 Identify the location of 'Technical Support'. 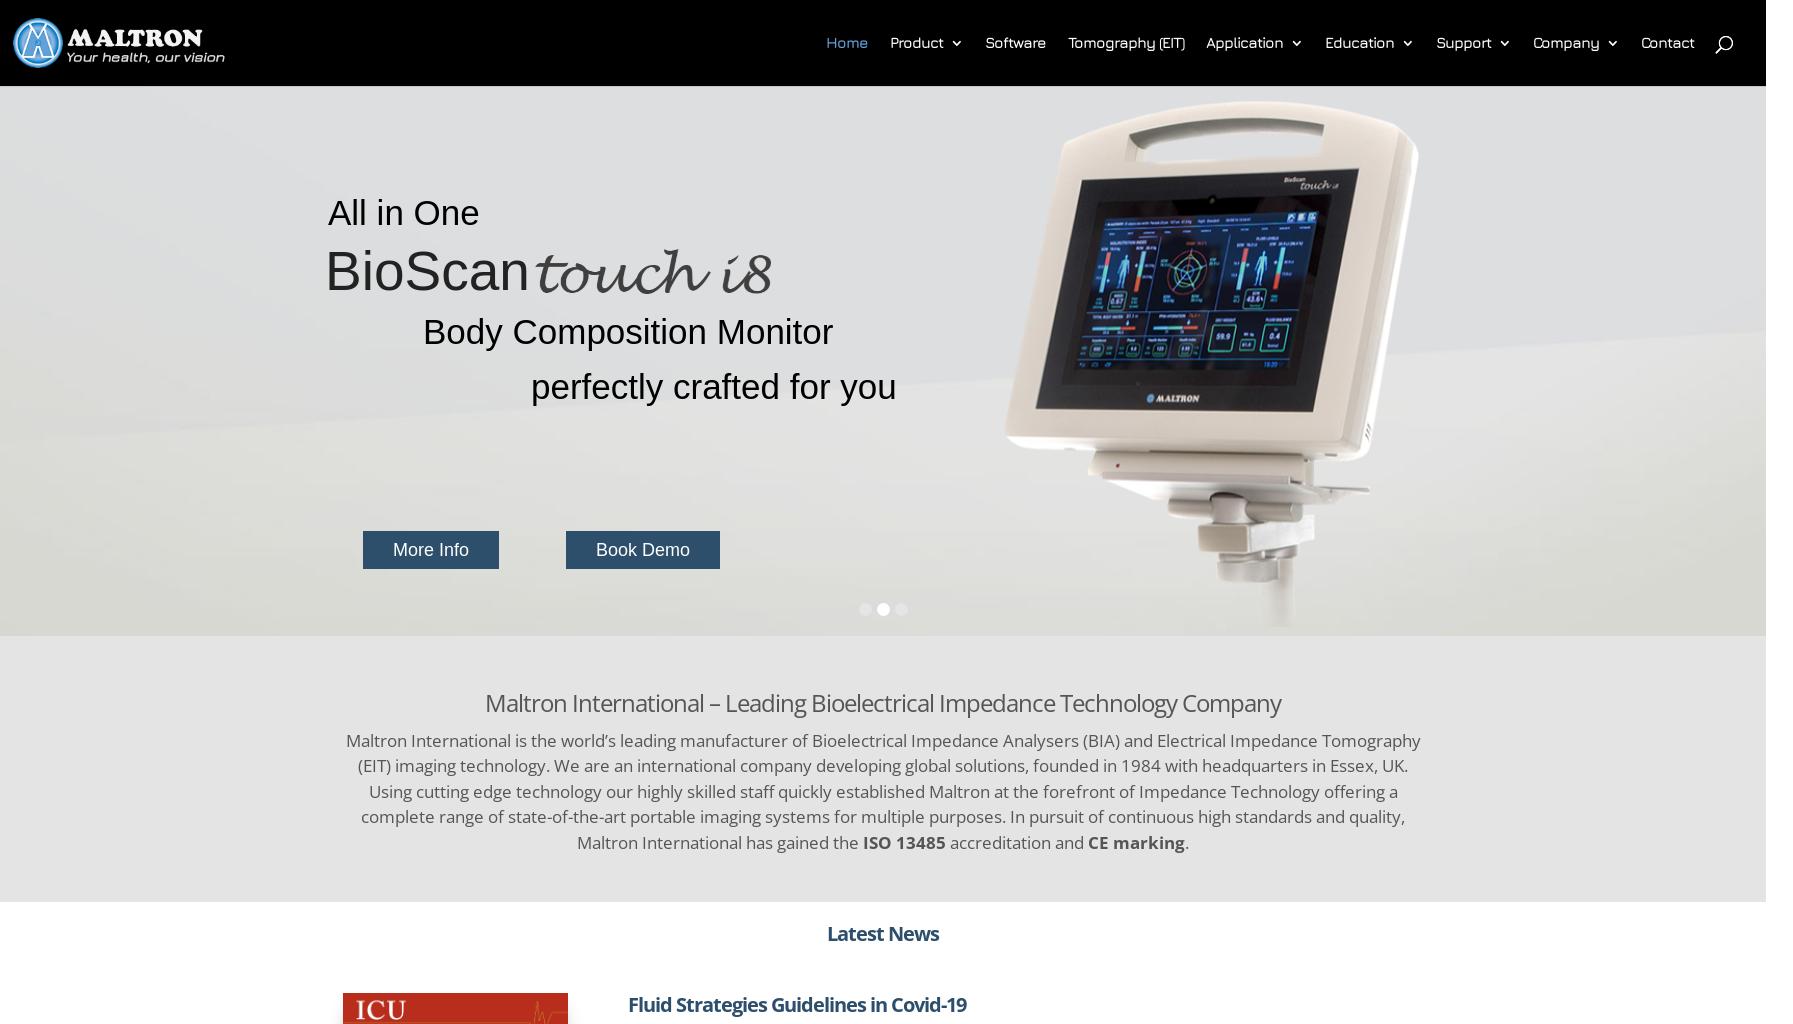
(1538, 124).